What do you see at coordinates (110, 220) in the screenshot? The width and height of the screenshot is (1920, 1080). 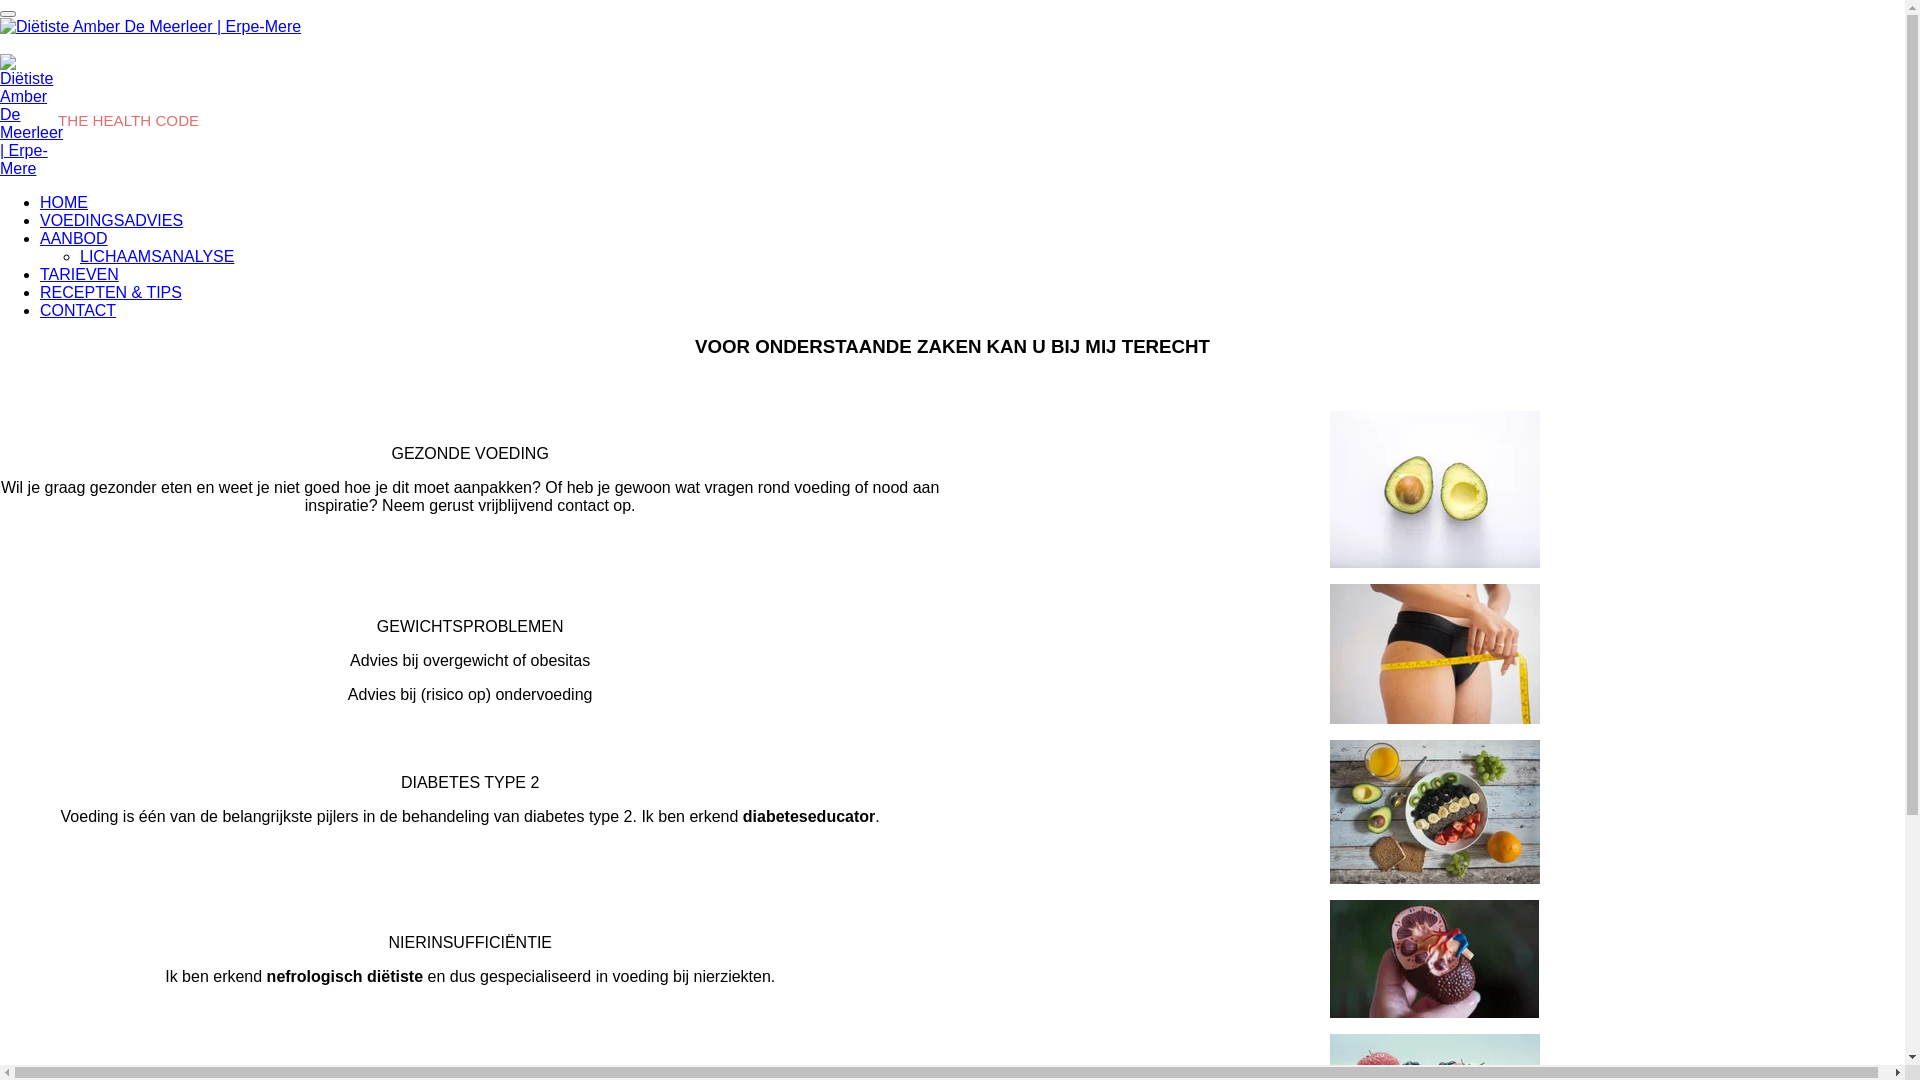 I see `'VOEDINGSADVIES'` at bounding box center [110, 220].